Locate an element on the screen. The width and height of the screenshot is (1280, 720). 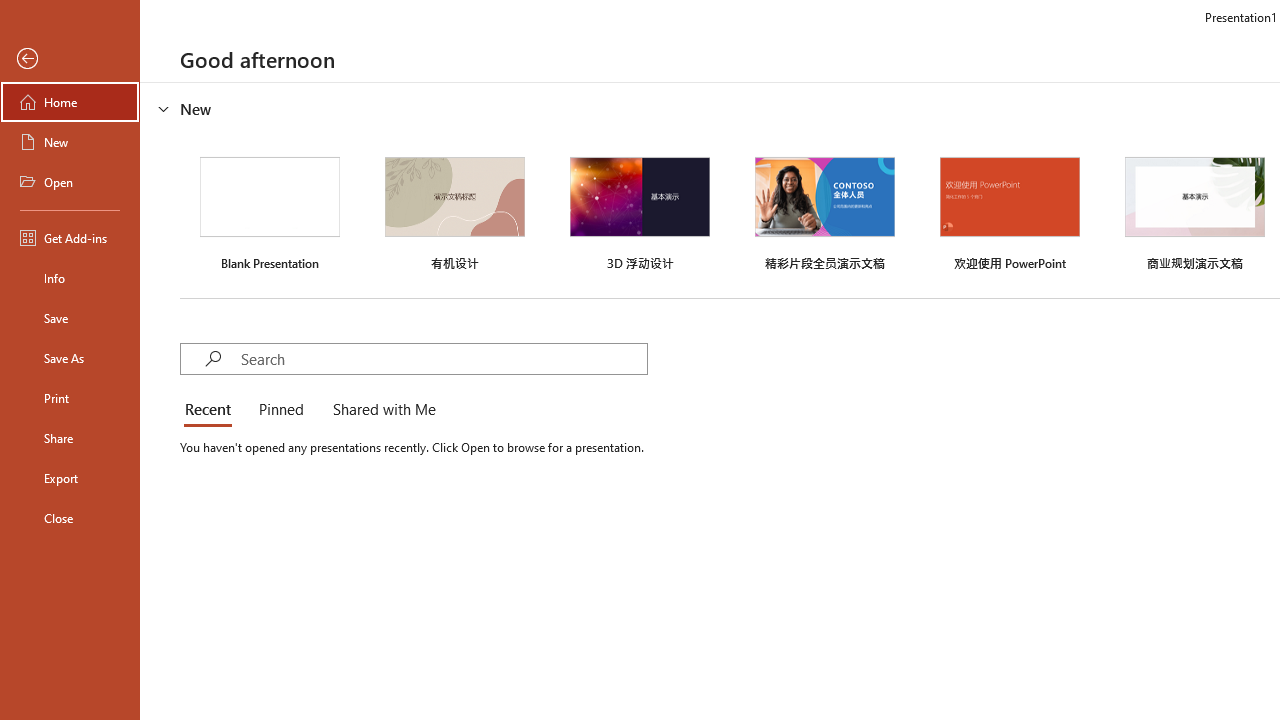
'Export' is located at coordinates (69, 478).